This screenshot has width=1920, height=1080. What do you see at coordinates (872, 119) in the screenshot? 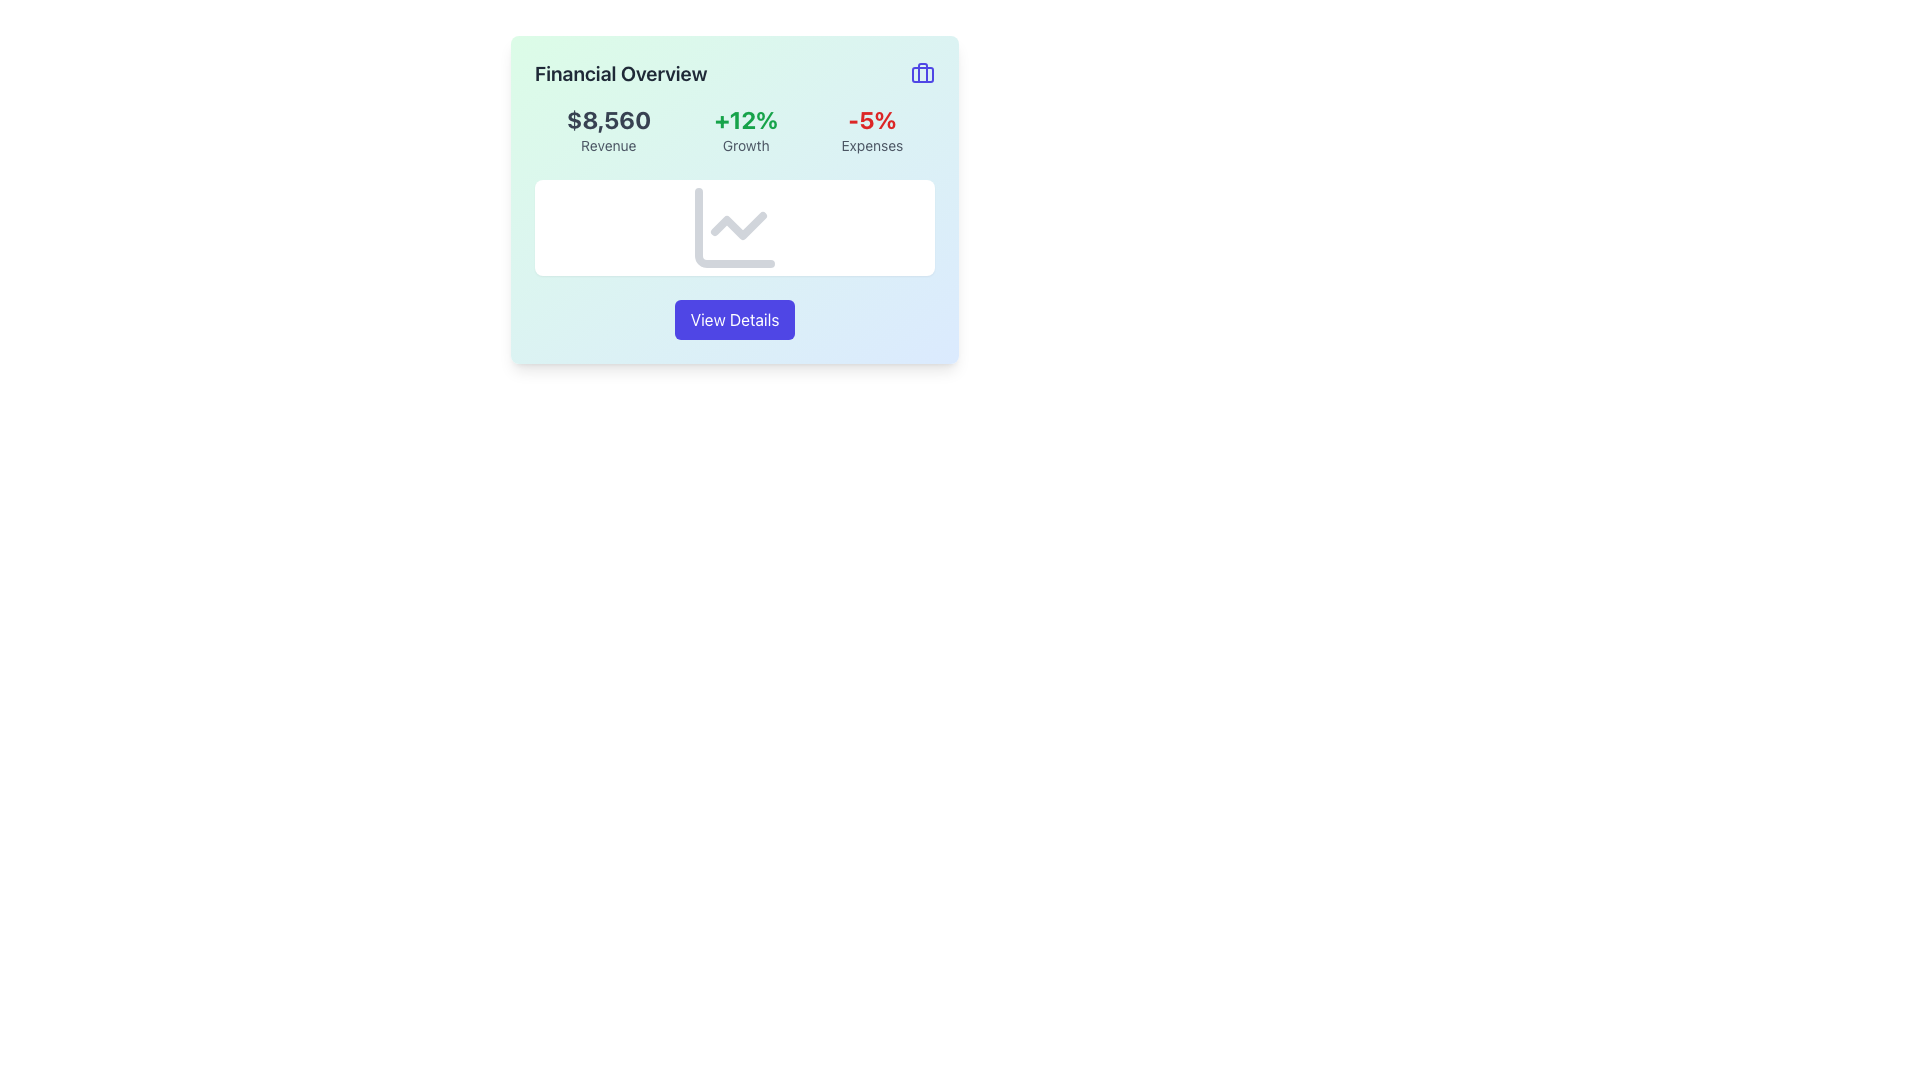
I see `the Text label in the upper-right corner of the 'Financial Overview' card, which indicates a percentage value related to expenses` at bounding box center [872, 119].